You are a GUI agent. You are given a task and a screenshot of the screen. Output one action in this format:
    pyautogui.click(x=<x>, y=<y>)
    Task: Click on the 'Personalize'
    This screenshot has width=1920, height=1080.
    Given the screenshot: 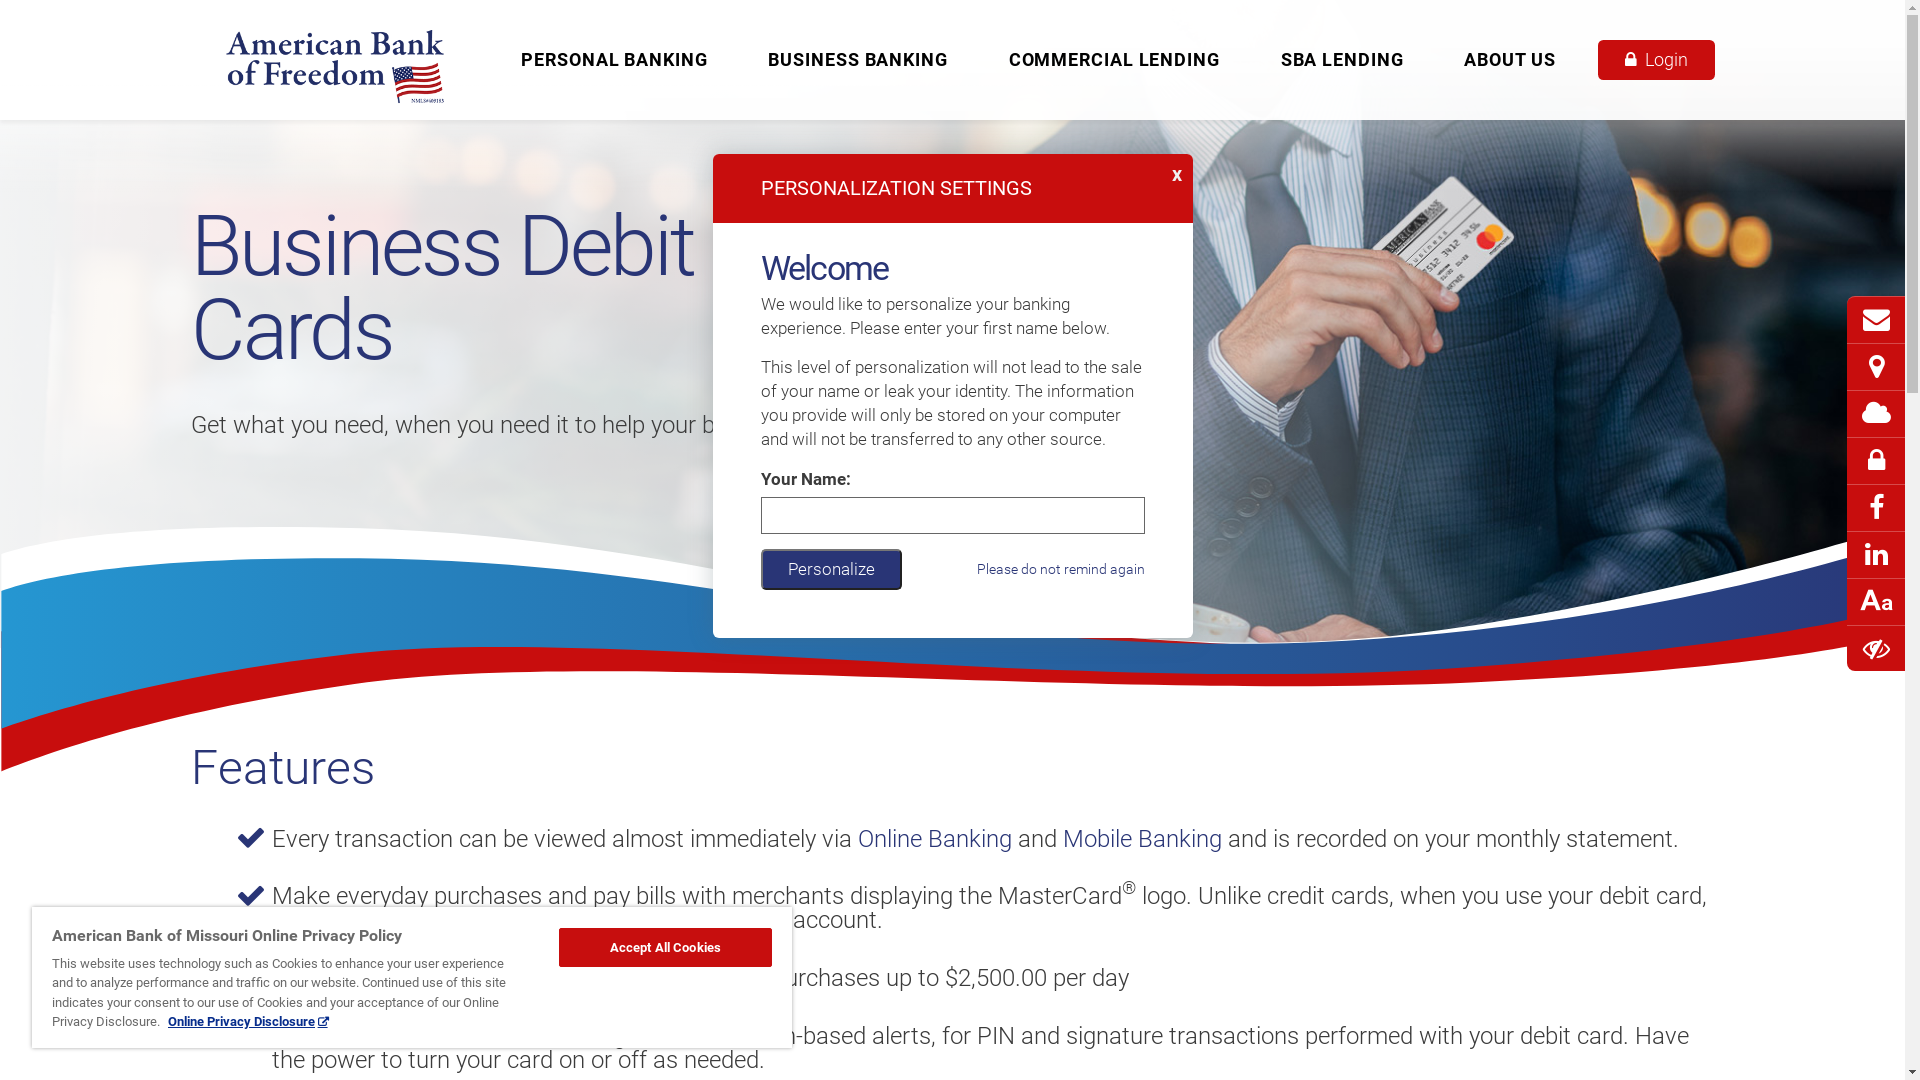 What is the action you would take?
    pyautogui.click(x=830, y=568)
    